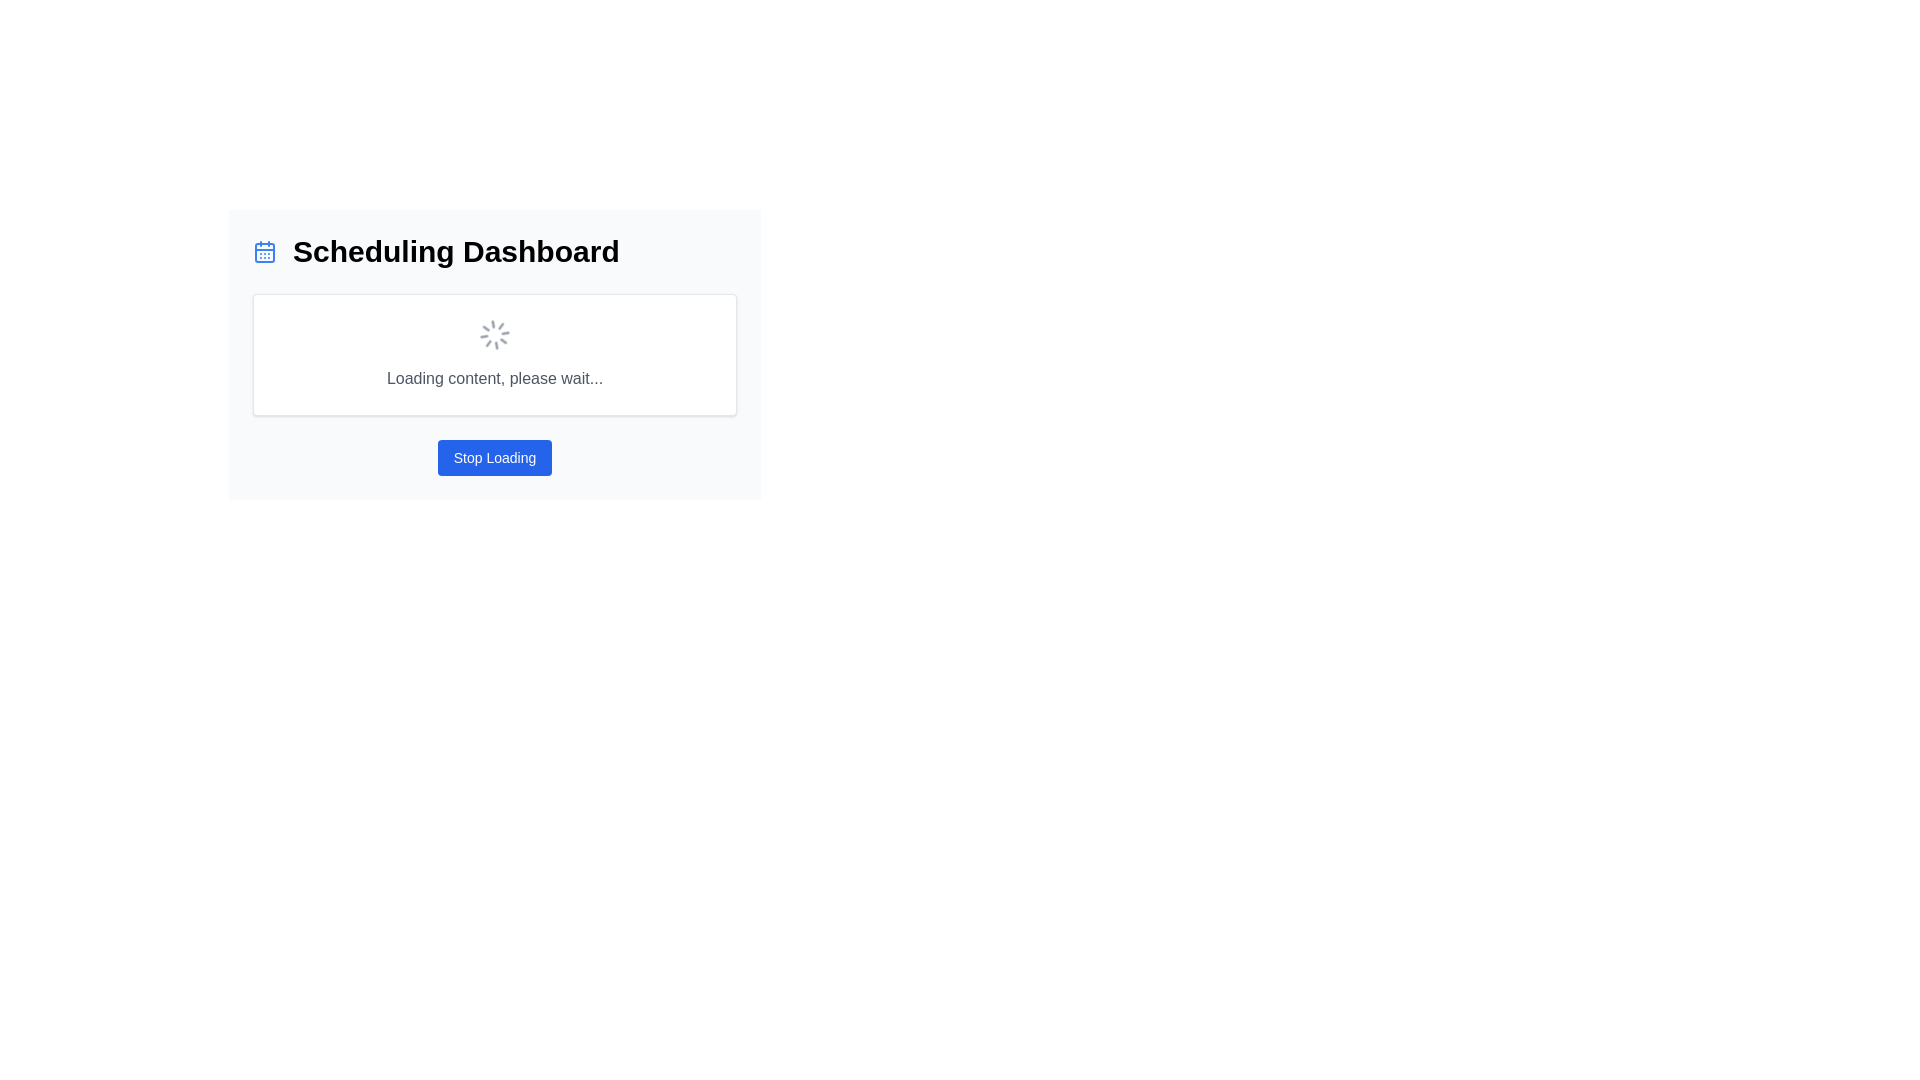 The height and width of the screenshot is (1080, 1920). I want to click on header text indicating the current section is the Scheduling Dashboard, located to the right of a calendar icon and above a loading message box, so click(455, 250).